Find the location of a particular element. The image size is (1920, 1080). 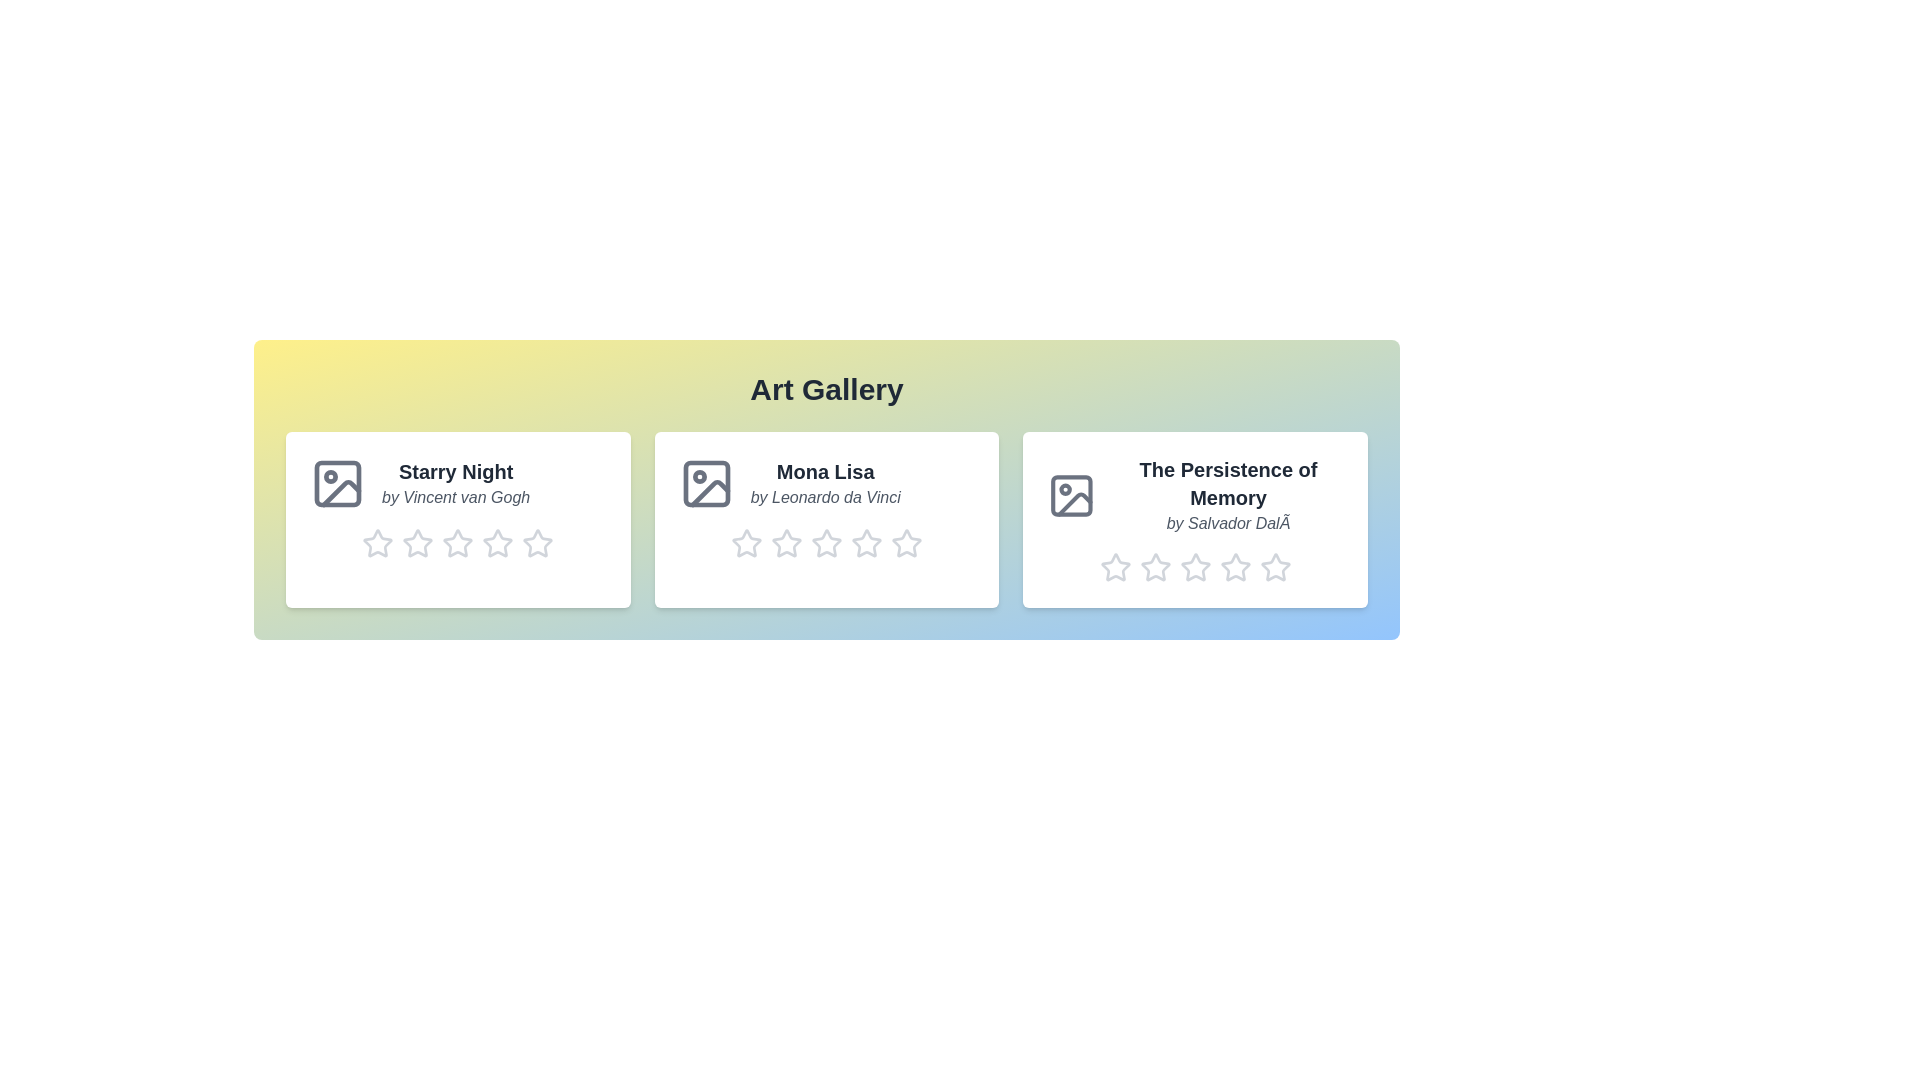

the rating for the artwork 'Starry Night' to 4 stars is located at coordinates (498, 543).